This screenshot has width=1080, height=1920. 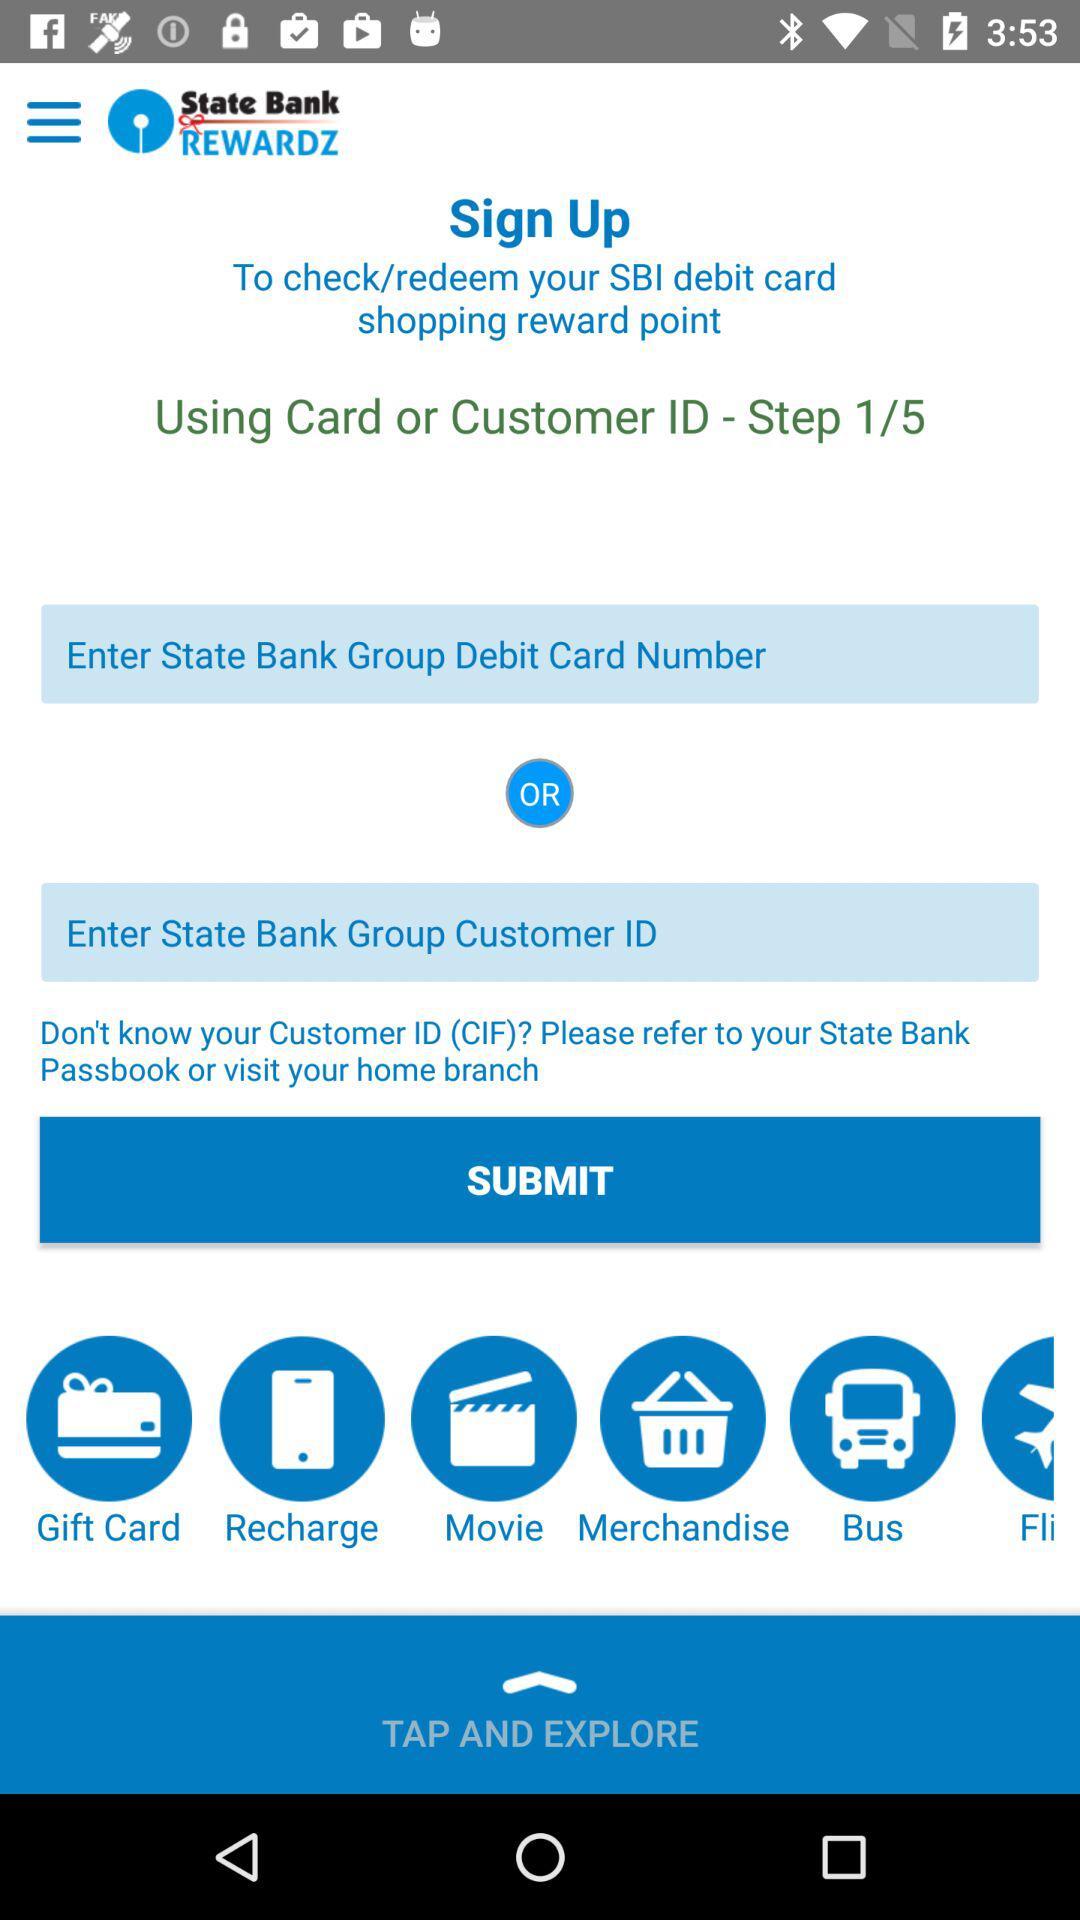 I want to click on tap and explore, so click(x=540, y=1723).